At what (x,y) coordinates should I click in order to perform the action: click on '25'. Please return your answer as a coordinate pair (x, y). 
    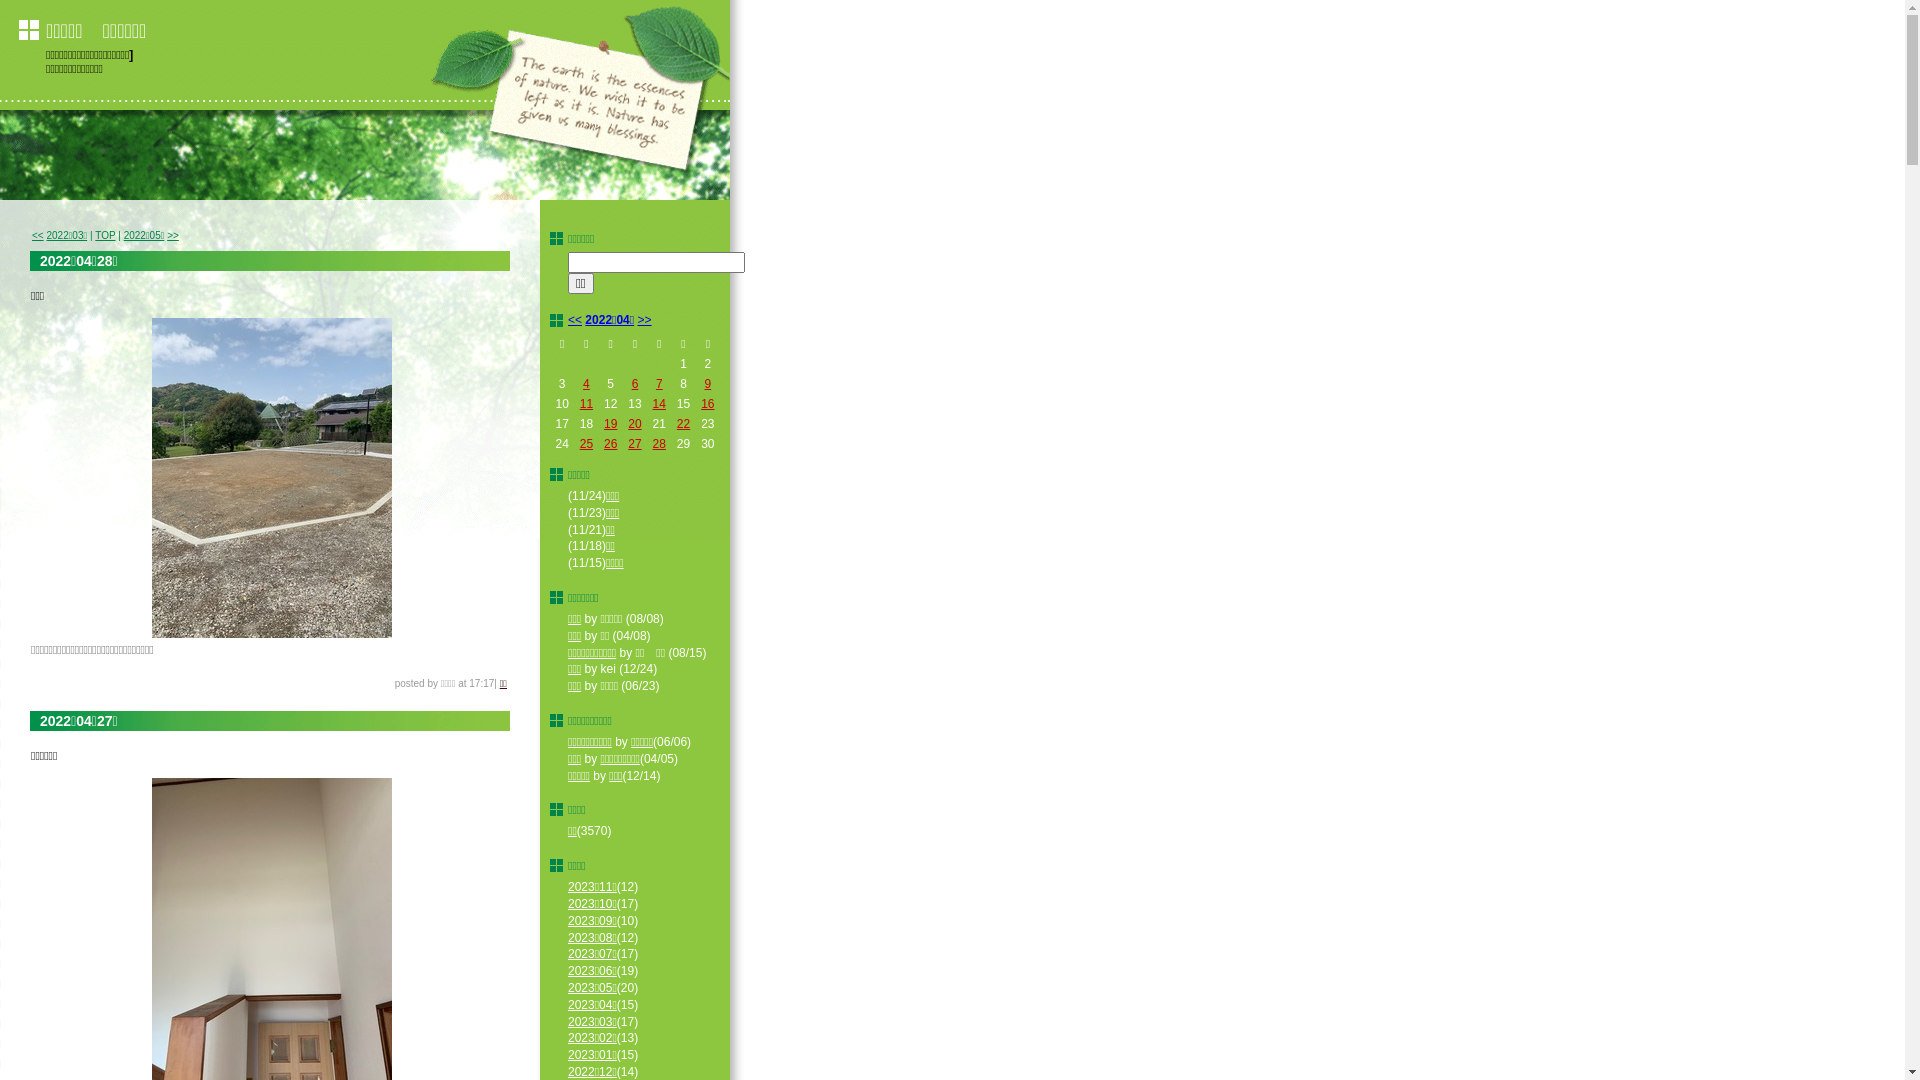
    Looking at the image, I should click on (585, 442).